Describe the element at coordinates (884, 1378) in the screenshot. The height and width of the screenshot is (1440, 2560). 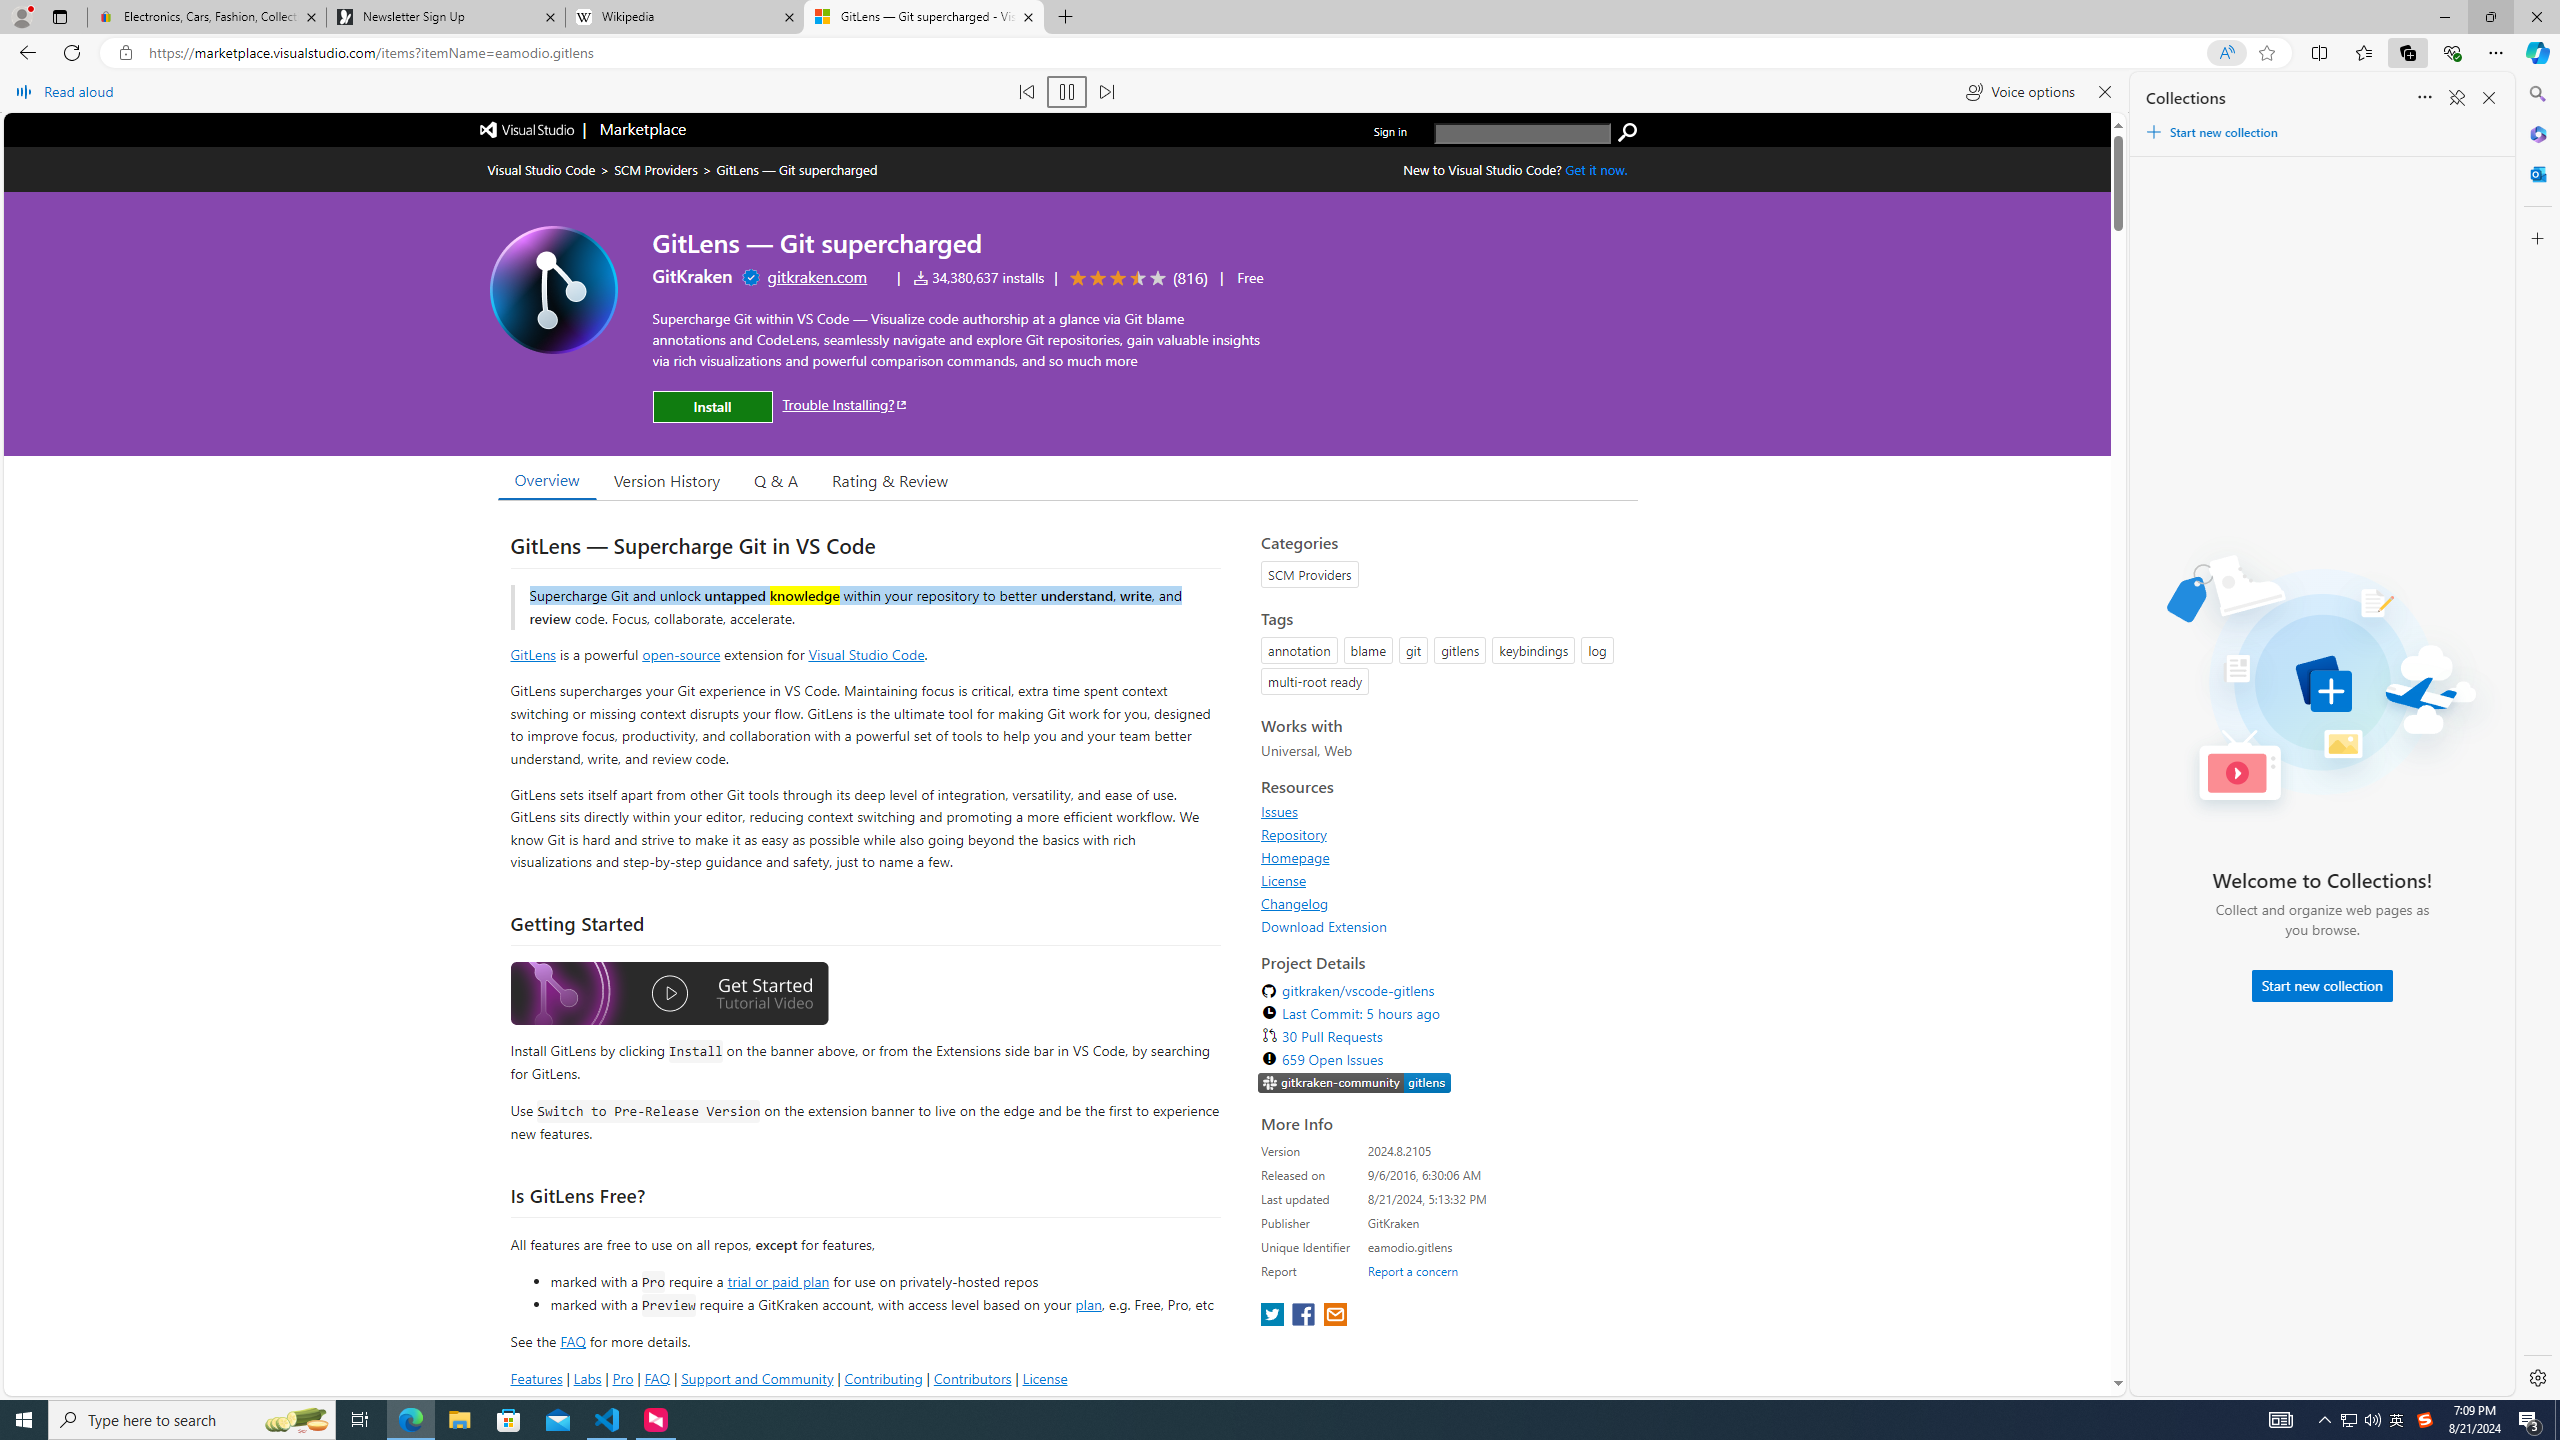
I see `'Contributing'` at that location.